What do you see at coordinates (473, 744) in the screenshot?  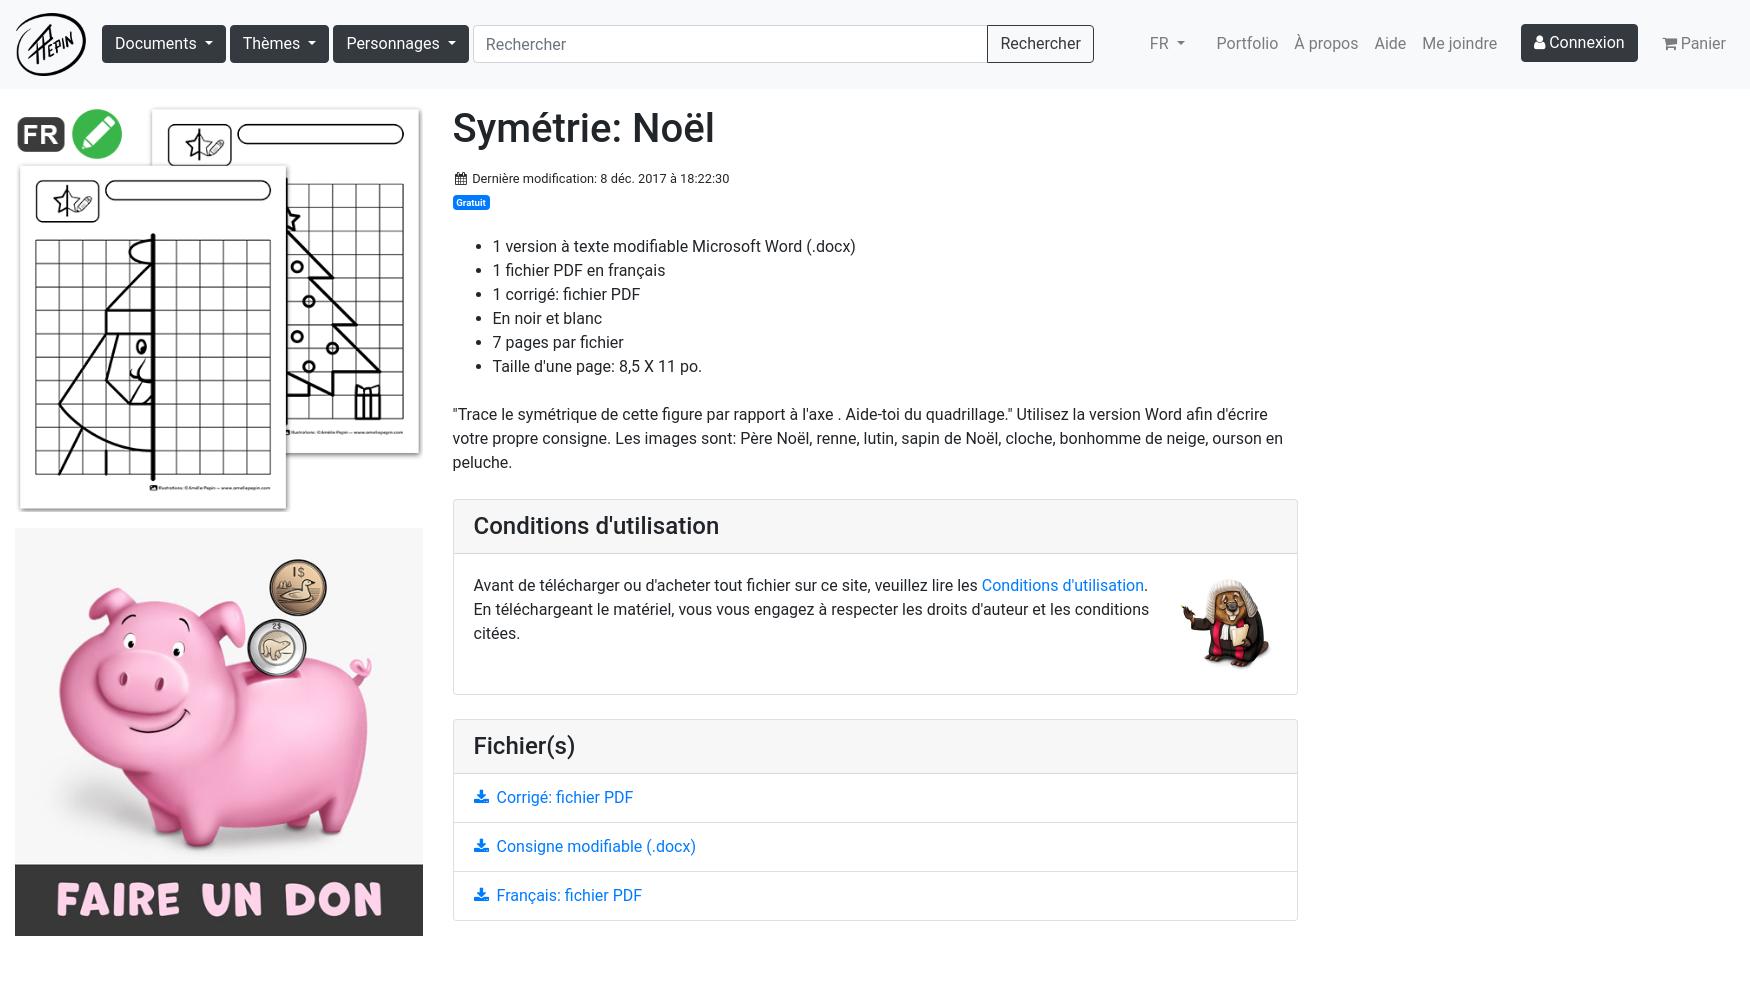 I see `'Fichier(s)'` at bounding box center [473, 744].